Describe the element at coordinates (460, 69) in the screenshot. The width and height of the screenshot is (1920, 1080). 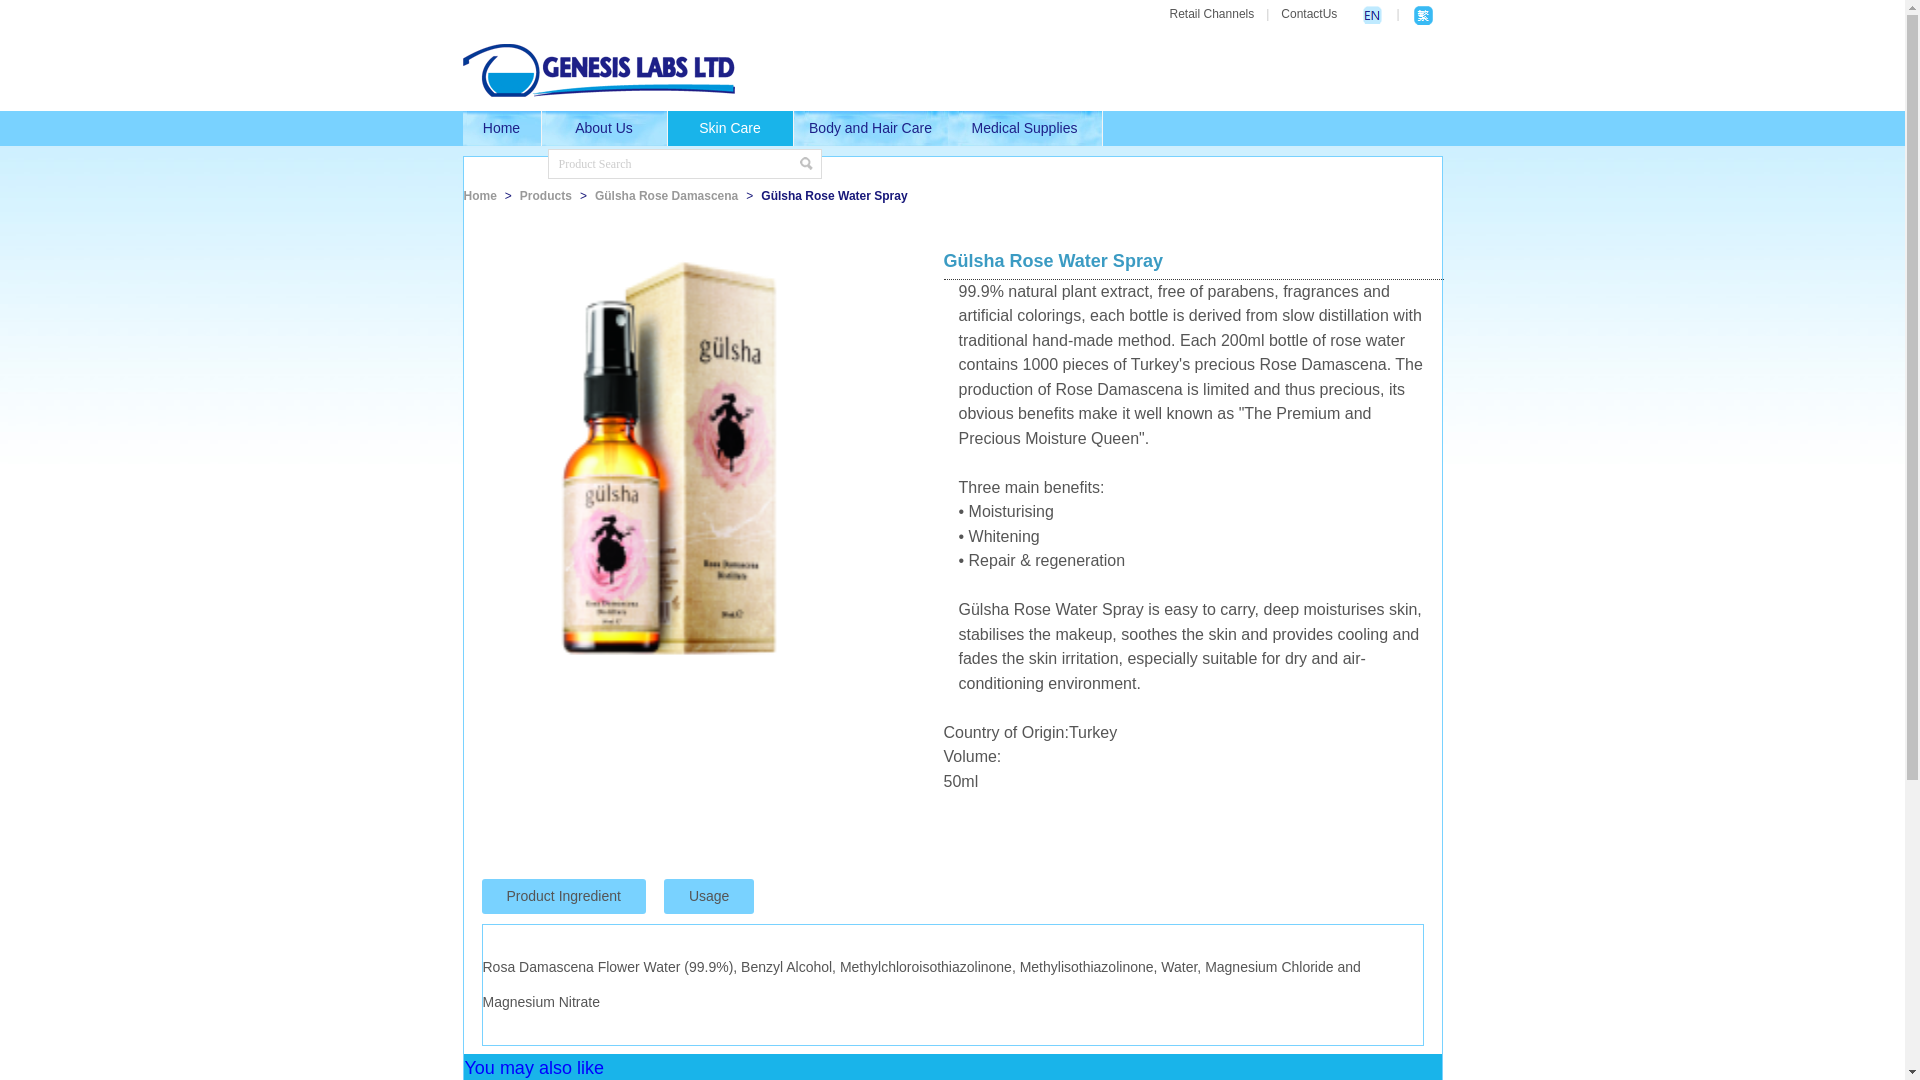
I see `'Genesis Labs Ltd'` at that location.